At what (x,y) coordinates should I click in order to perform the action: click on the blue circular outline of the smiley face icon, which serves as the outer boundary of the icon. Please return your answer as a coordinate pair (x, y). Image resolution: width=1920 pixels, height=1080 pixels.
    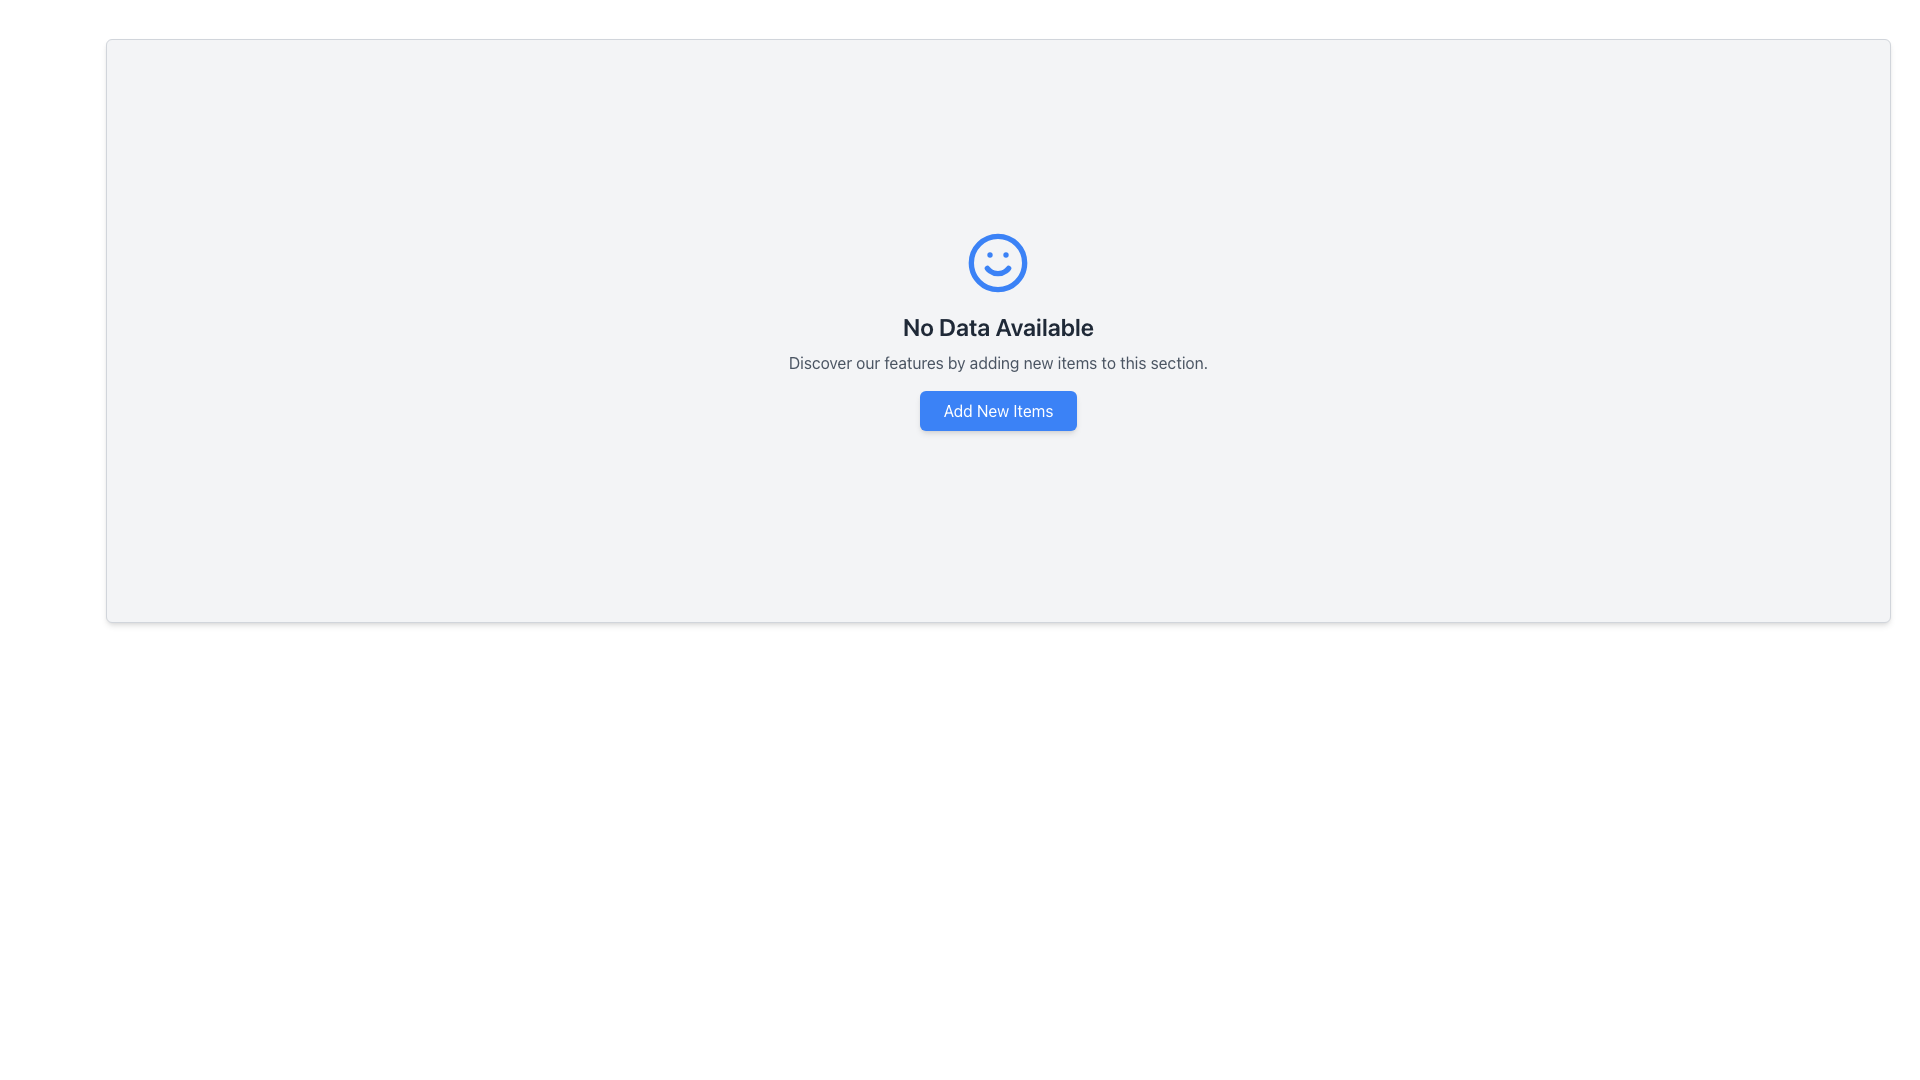
    Looking at the image, I should click on (998, 261).